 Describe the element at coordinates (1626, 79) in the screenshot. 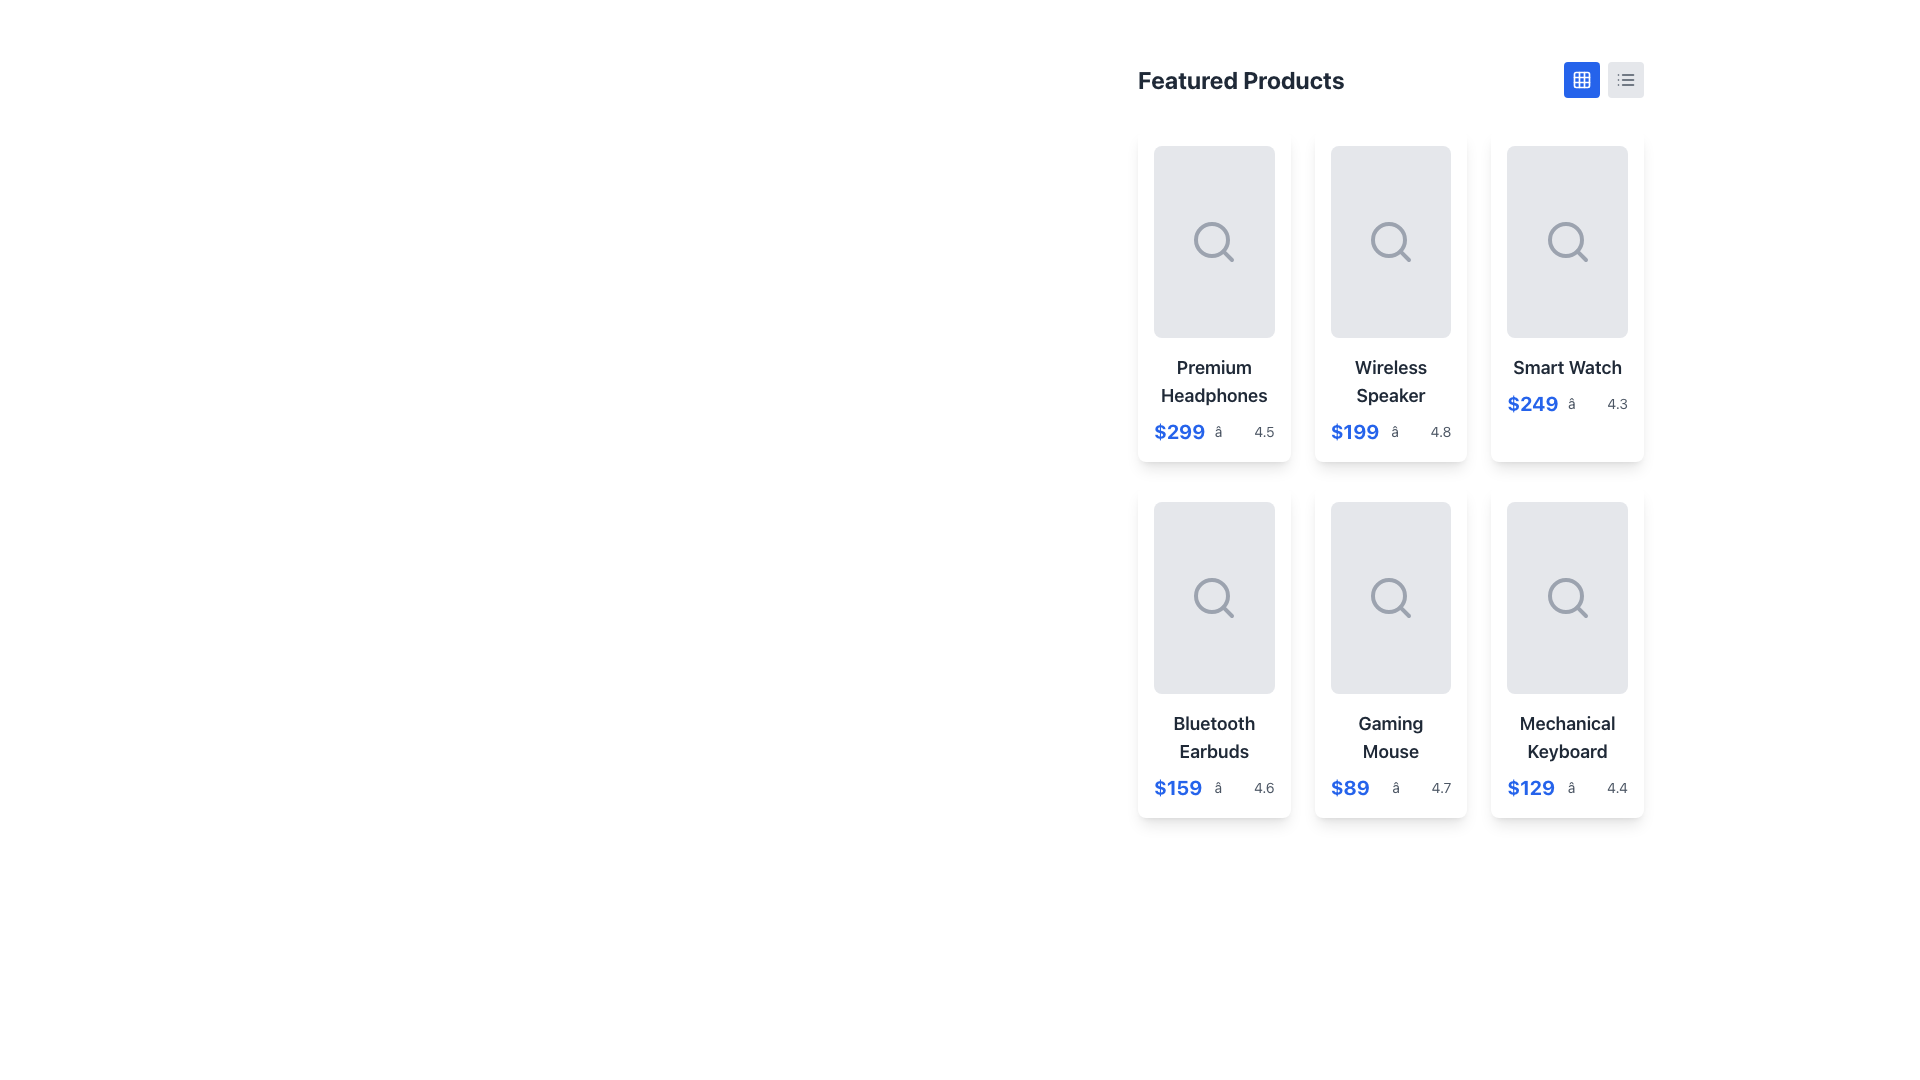

I see `the layout toggle icon located in the top right corner of the interface next to the blue grid icon` at that location.